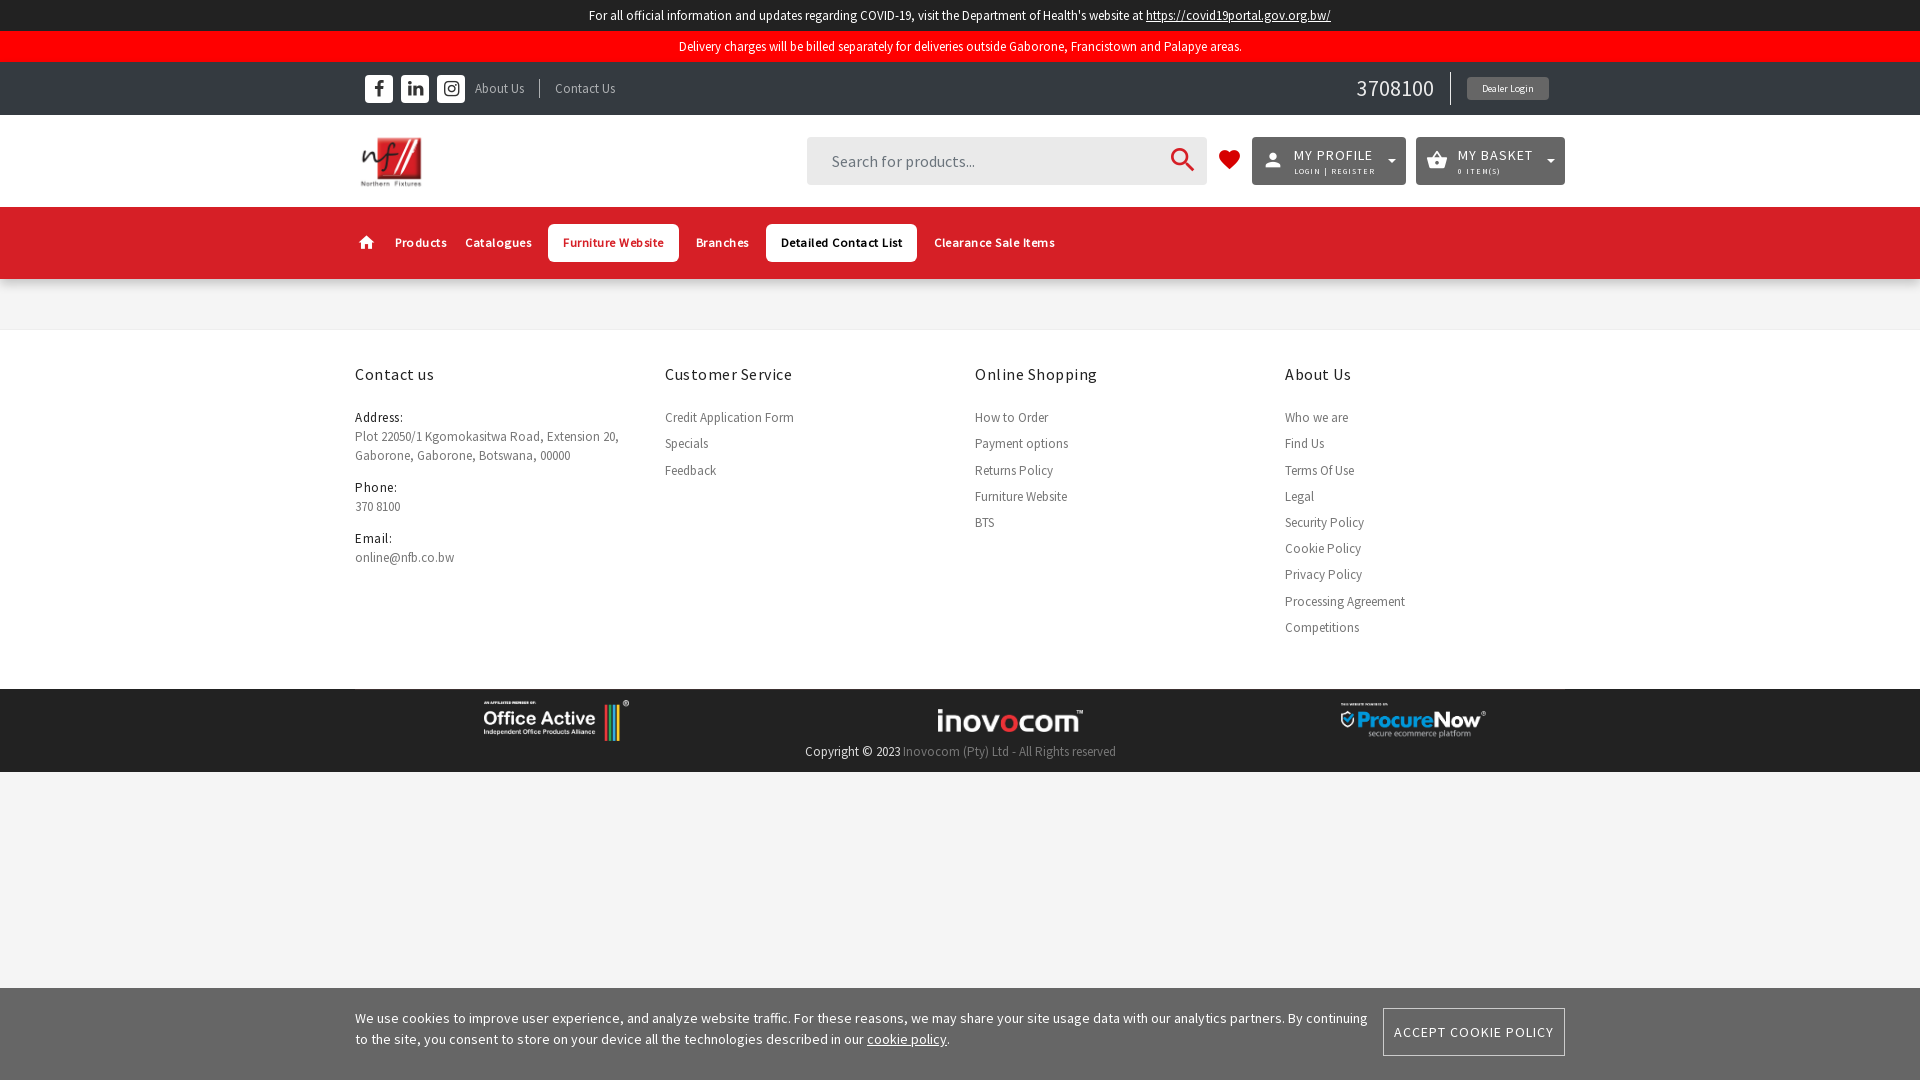 This screenshot has width=1920, height=1080. Describe the element at coordinates (377, 505) in the screenshot. I see `'370 8100'` at that location.